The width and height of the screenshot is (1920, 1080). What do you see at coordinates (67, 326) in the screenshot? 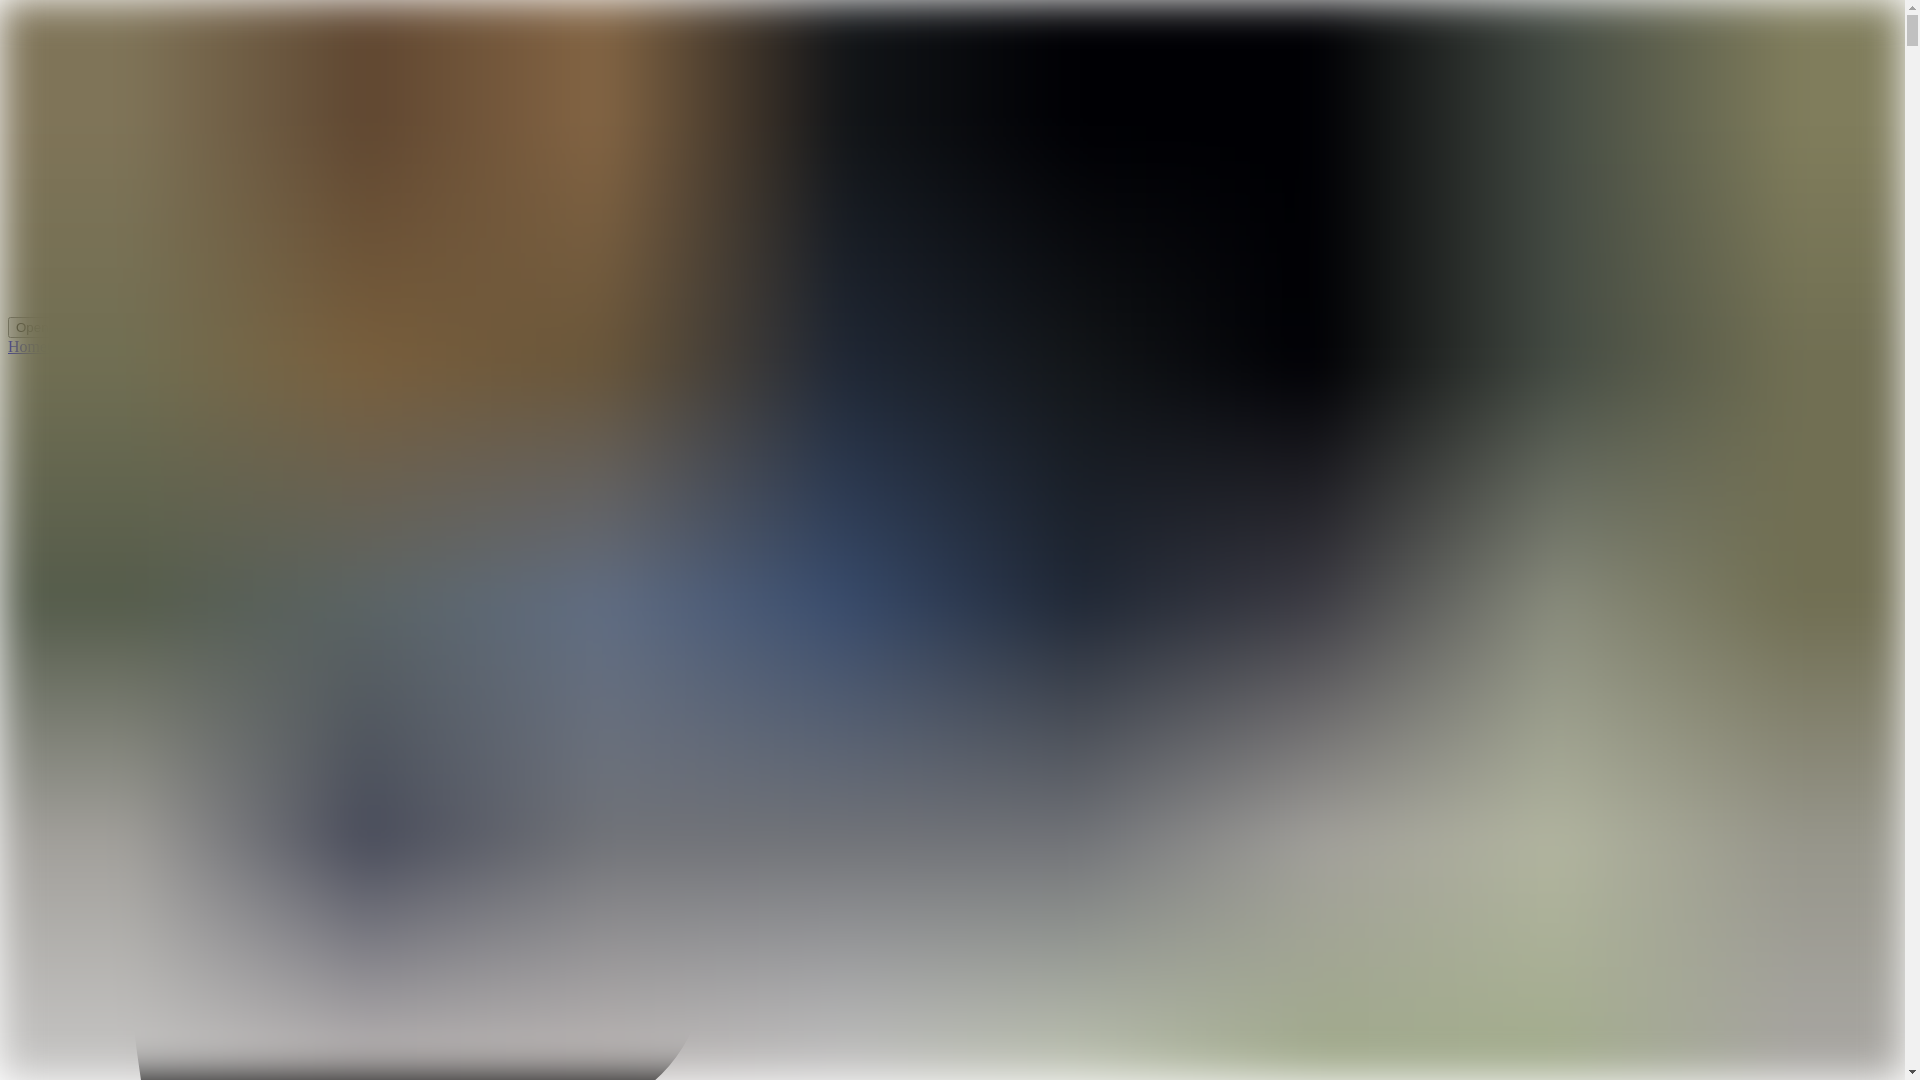
I see `'Open main menu'` at bounding box center [67, 326].